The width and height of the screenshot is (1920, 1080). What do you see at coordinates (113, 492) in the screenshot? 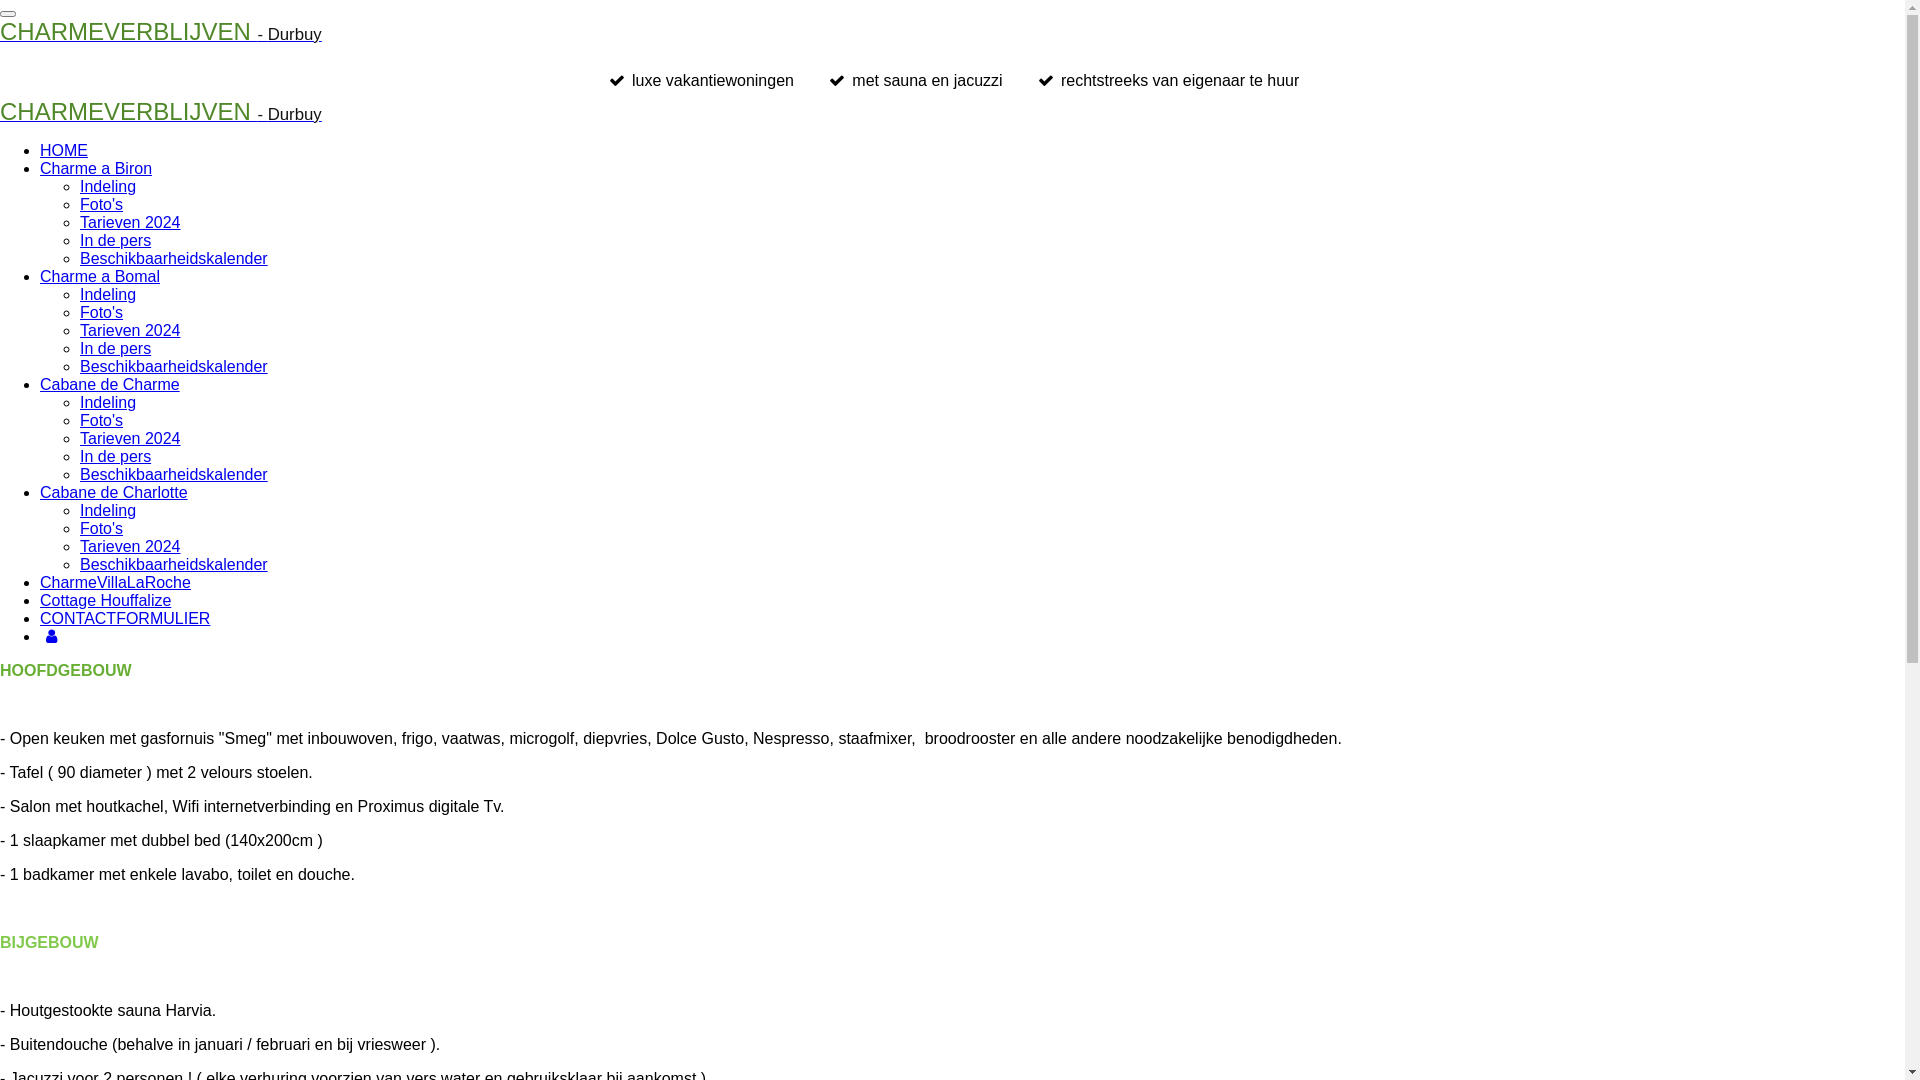
I see `'Cabane de Charlotte'` at bounding box center [113, 492].